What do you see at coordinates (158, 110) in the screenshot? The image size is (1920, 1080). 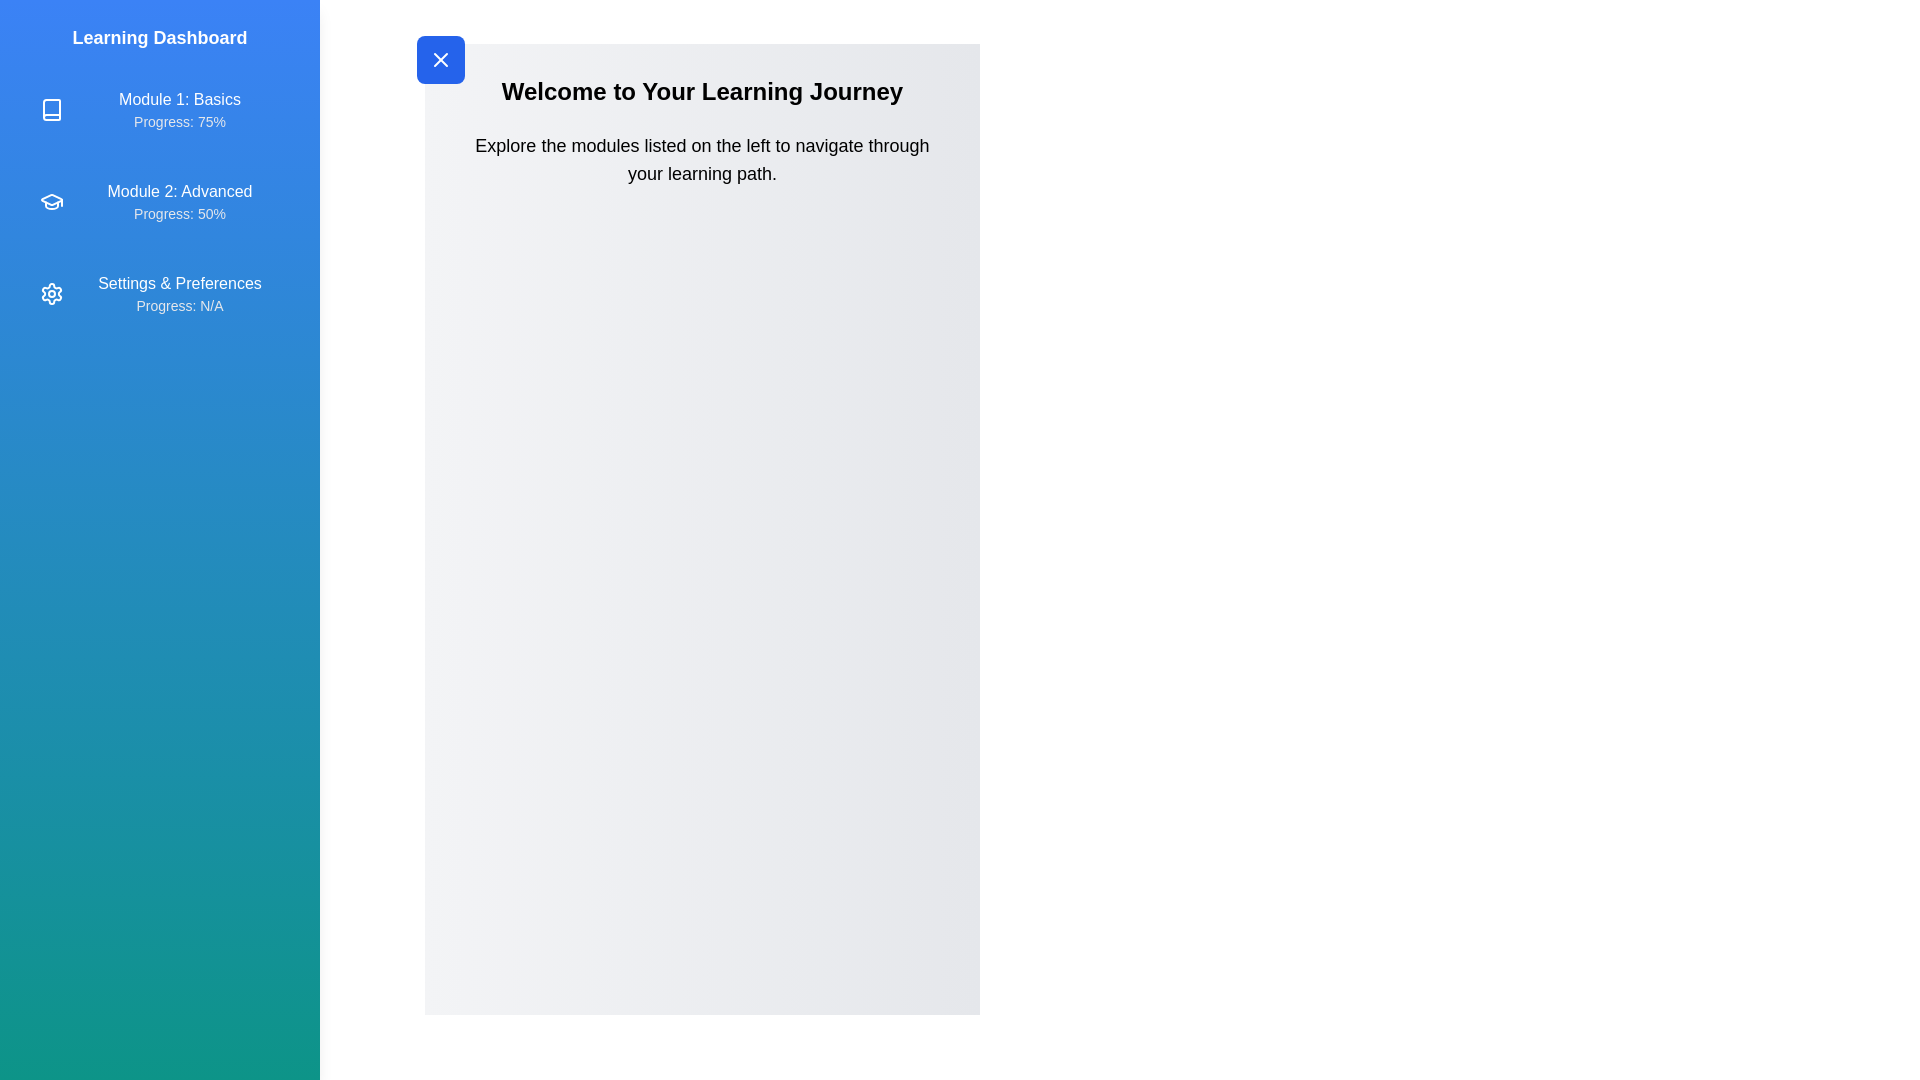 I see `the module titled Module 1: Basics from the list` at bounding box center [158, 110].